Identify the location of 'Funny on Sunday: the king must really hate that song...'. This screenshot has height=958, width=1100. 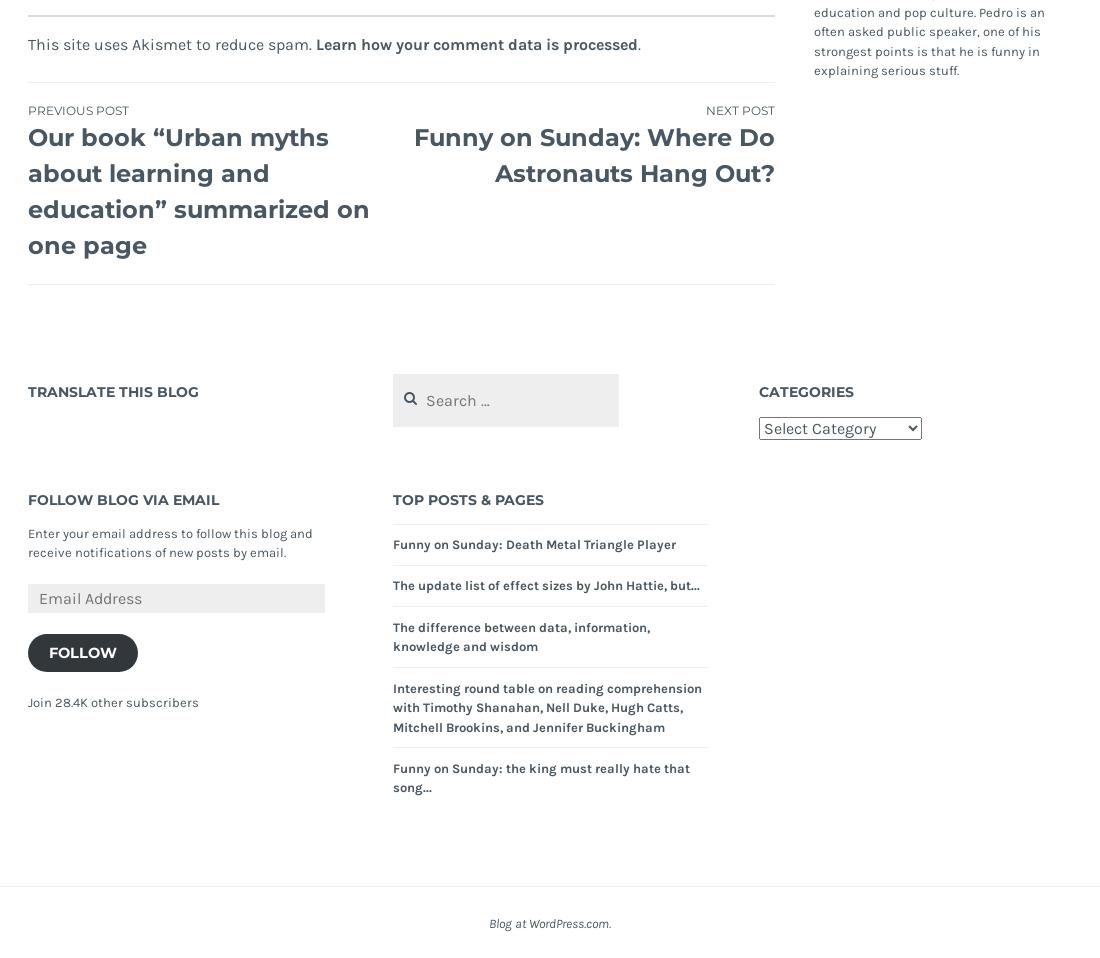
(541, 777).